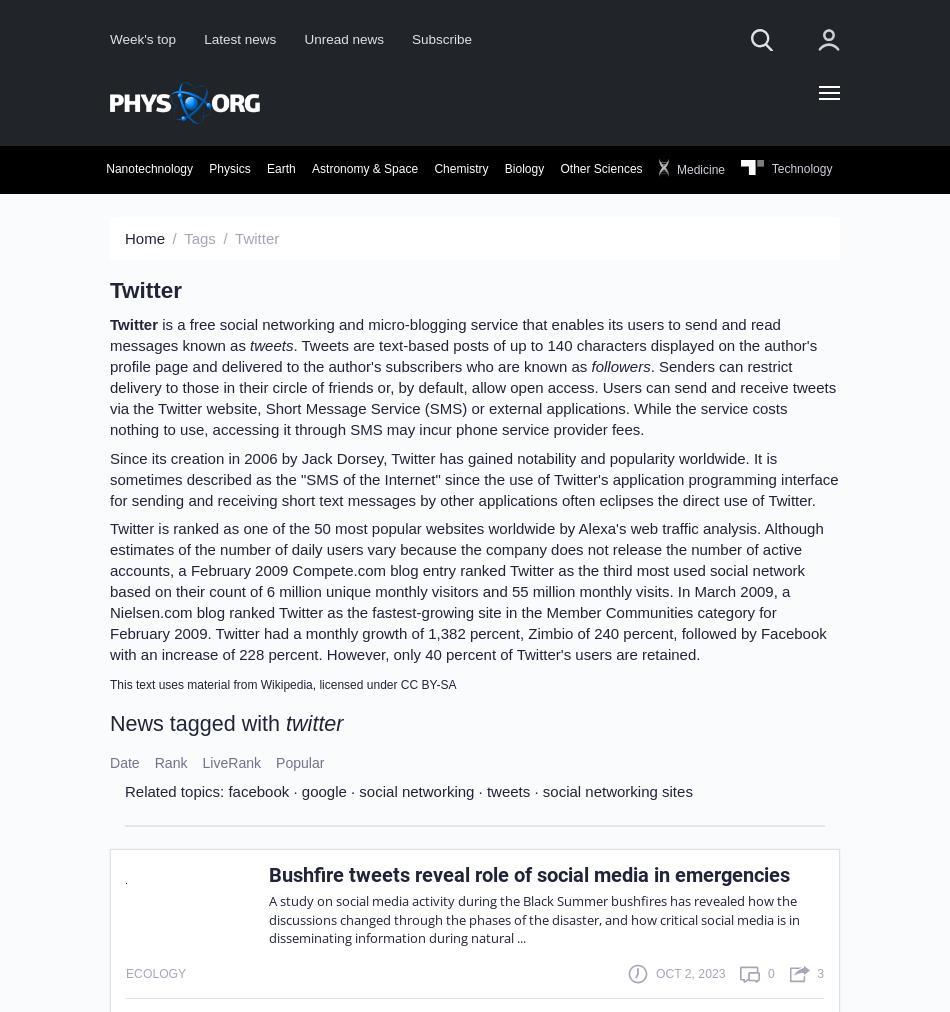  Describe the element at coordinates (472, 398) in the screenshot. I see `'. Senders can restrict delivery to those in their circle of friends or, by default, allow open access. Users can send and receive tweets via the Twitter website, Short Message Service (SMS) or external applications. While the service costs nothing to use, accessing it through SMS may incur phone service provider fees.'` at that location.